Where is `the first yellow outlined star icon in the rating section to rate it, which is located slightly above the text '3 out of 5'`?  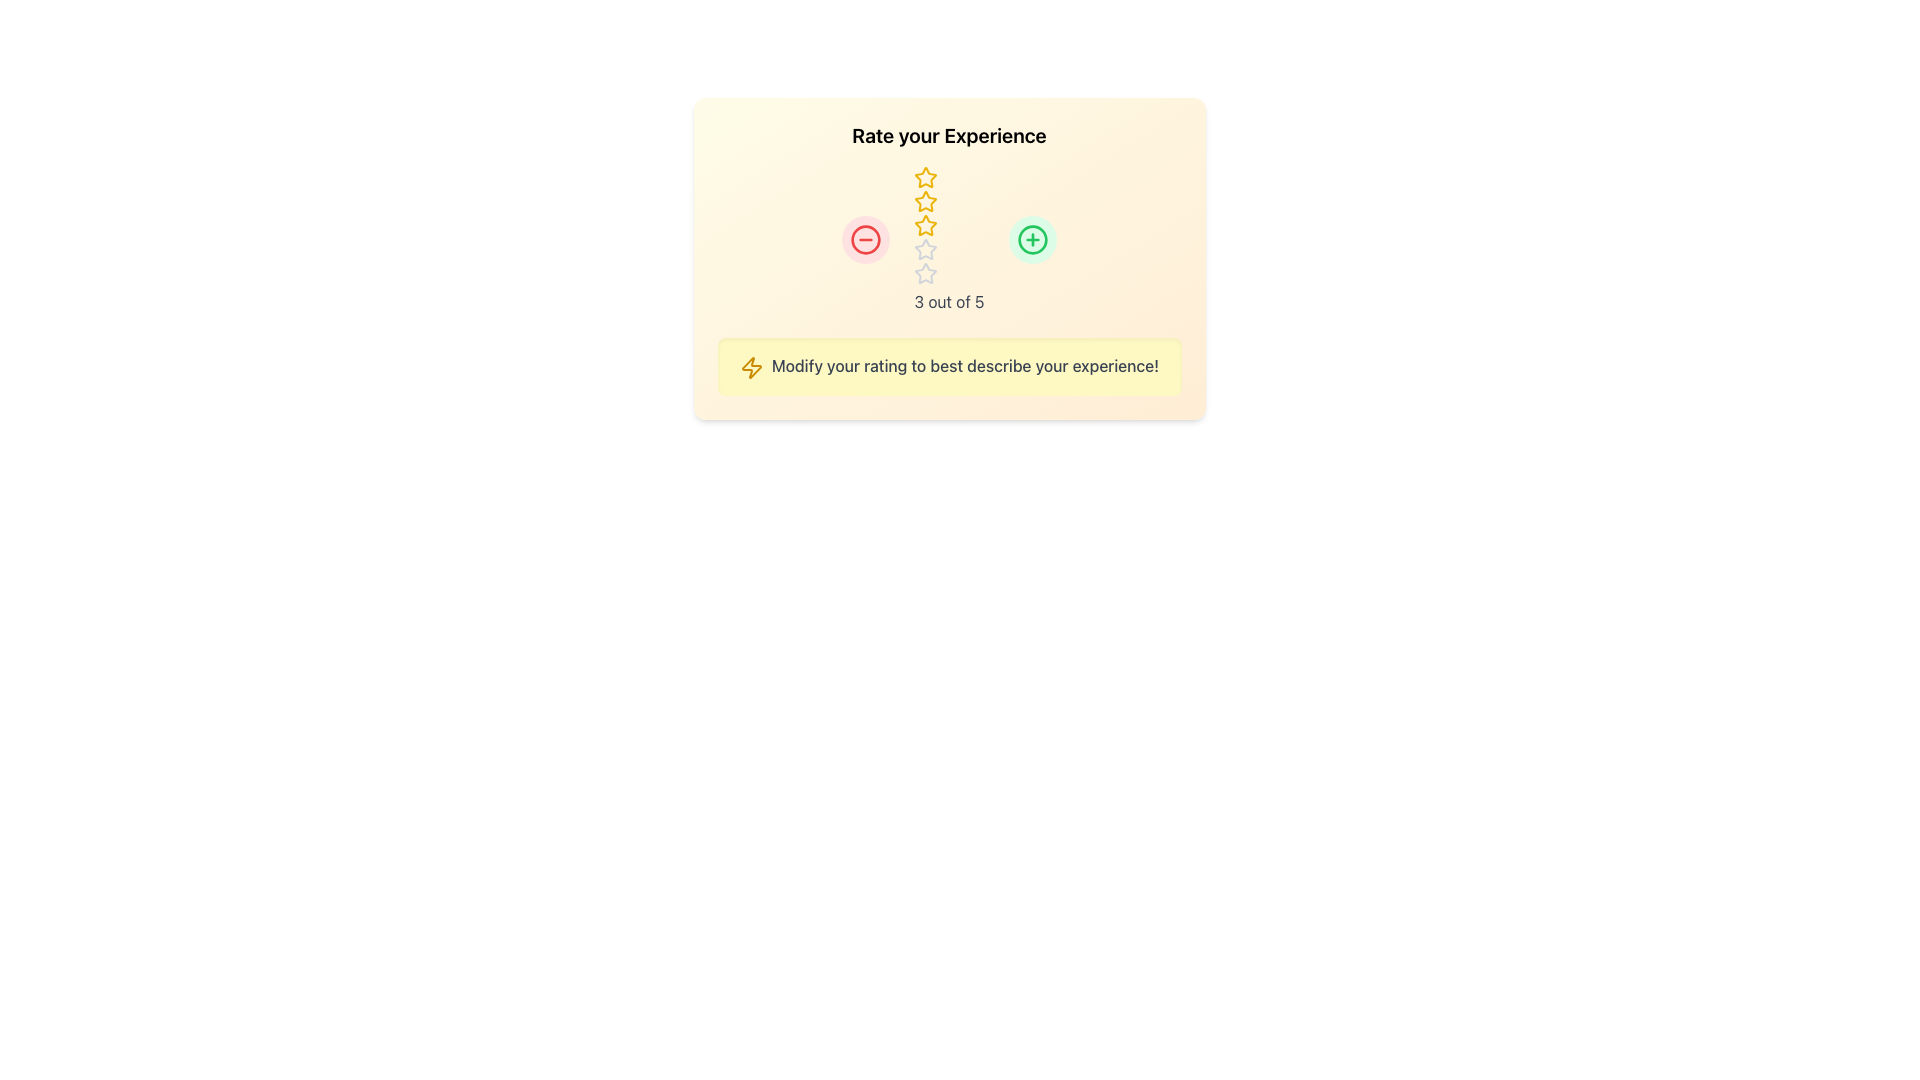
the first yellow outlined star icon in the rating section to rate it, which is located slightly above the text '3 out of 5' is located at coordinates (925, 176).